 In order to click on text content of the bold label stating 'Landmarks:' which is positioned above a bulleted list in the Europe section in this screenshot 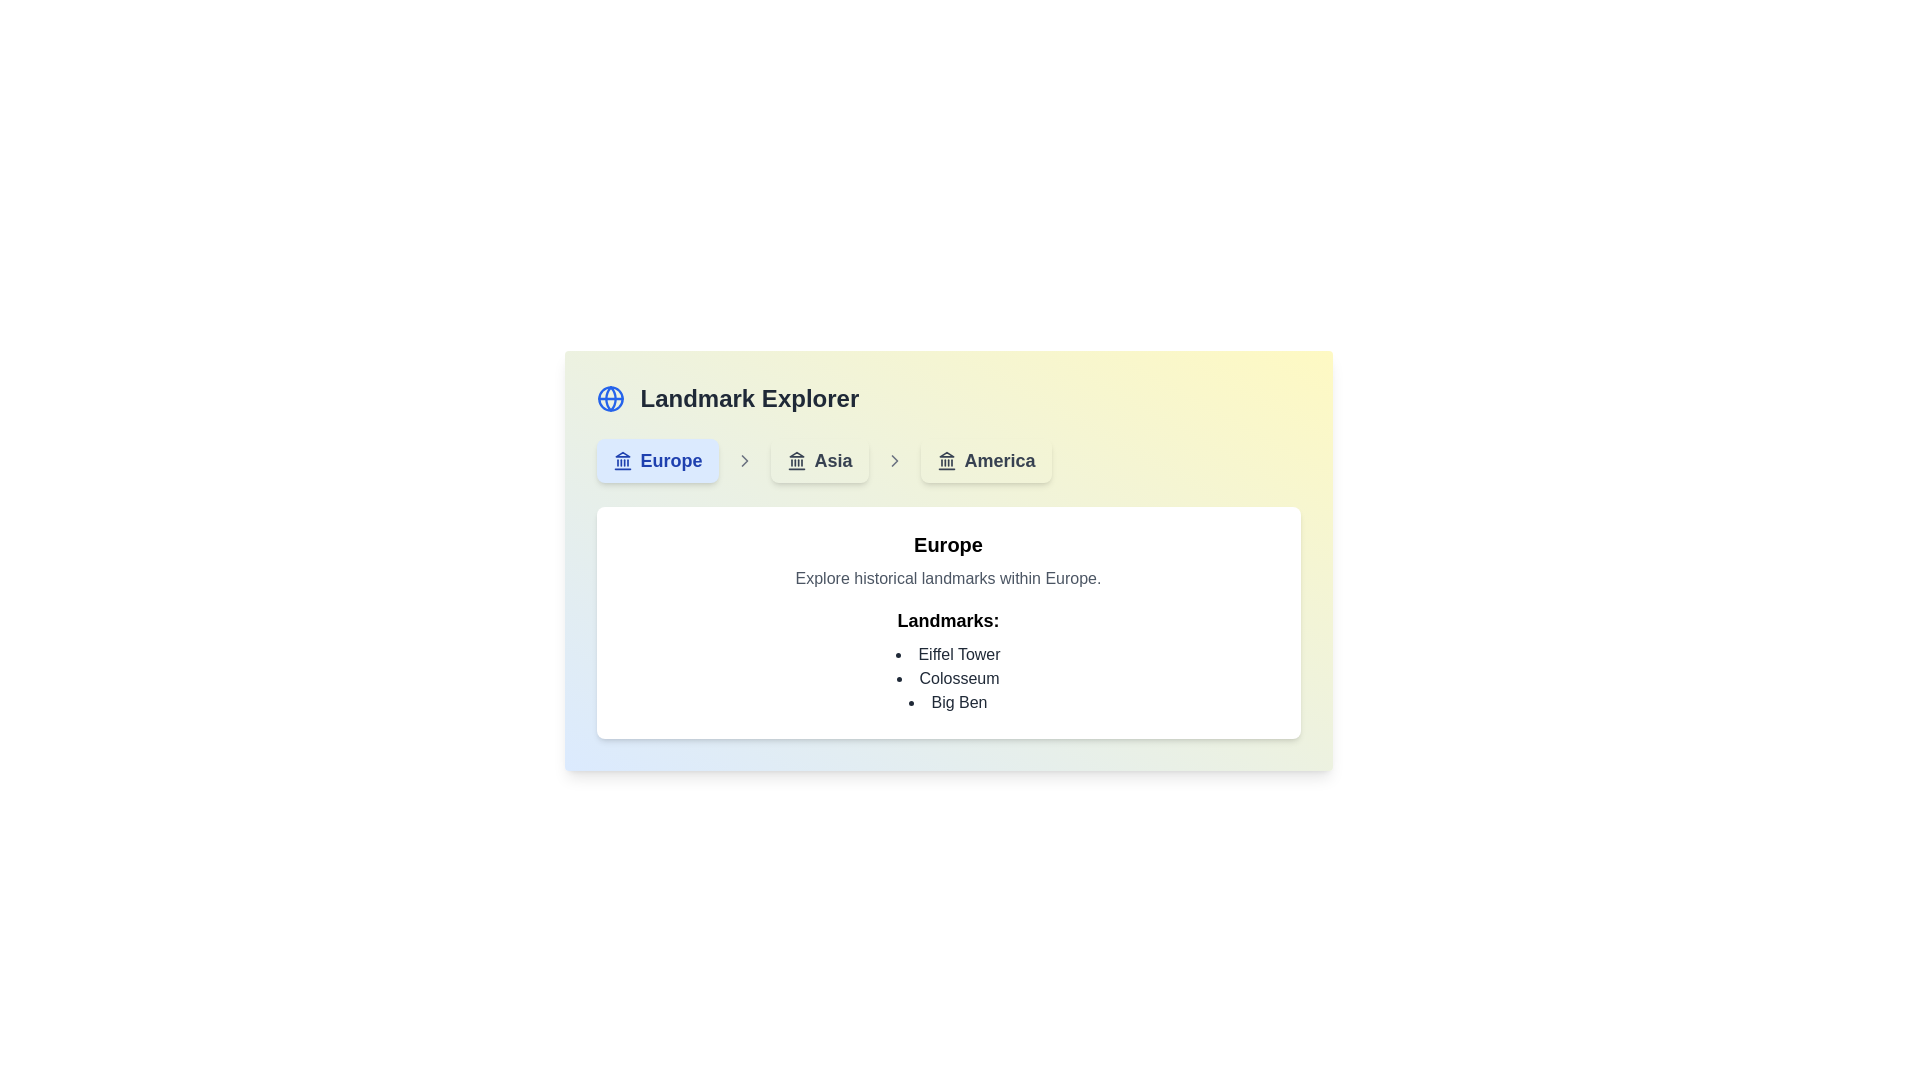, I will do `click(947, 620)`.